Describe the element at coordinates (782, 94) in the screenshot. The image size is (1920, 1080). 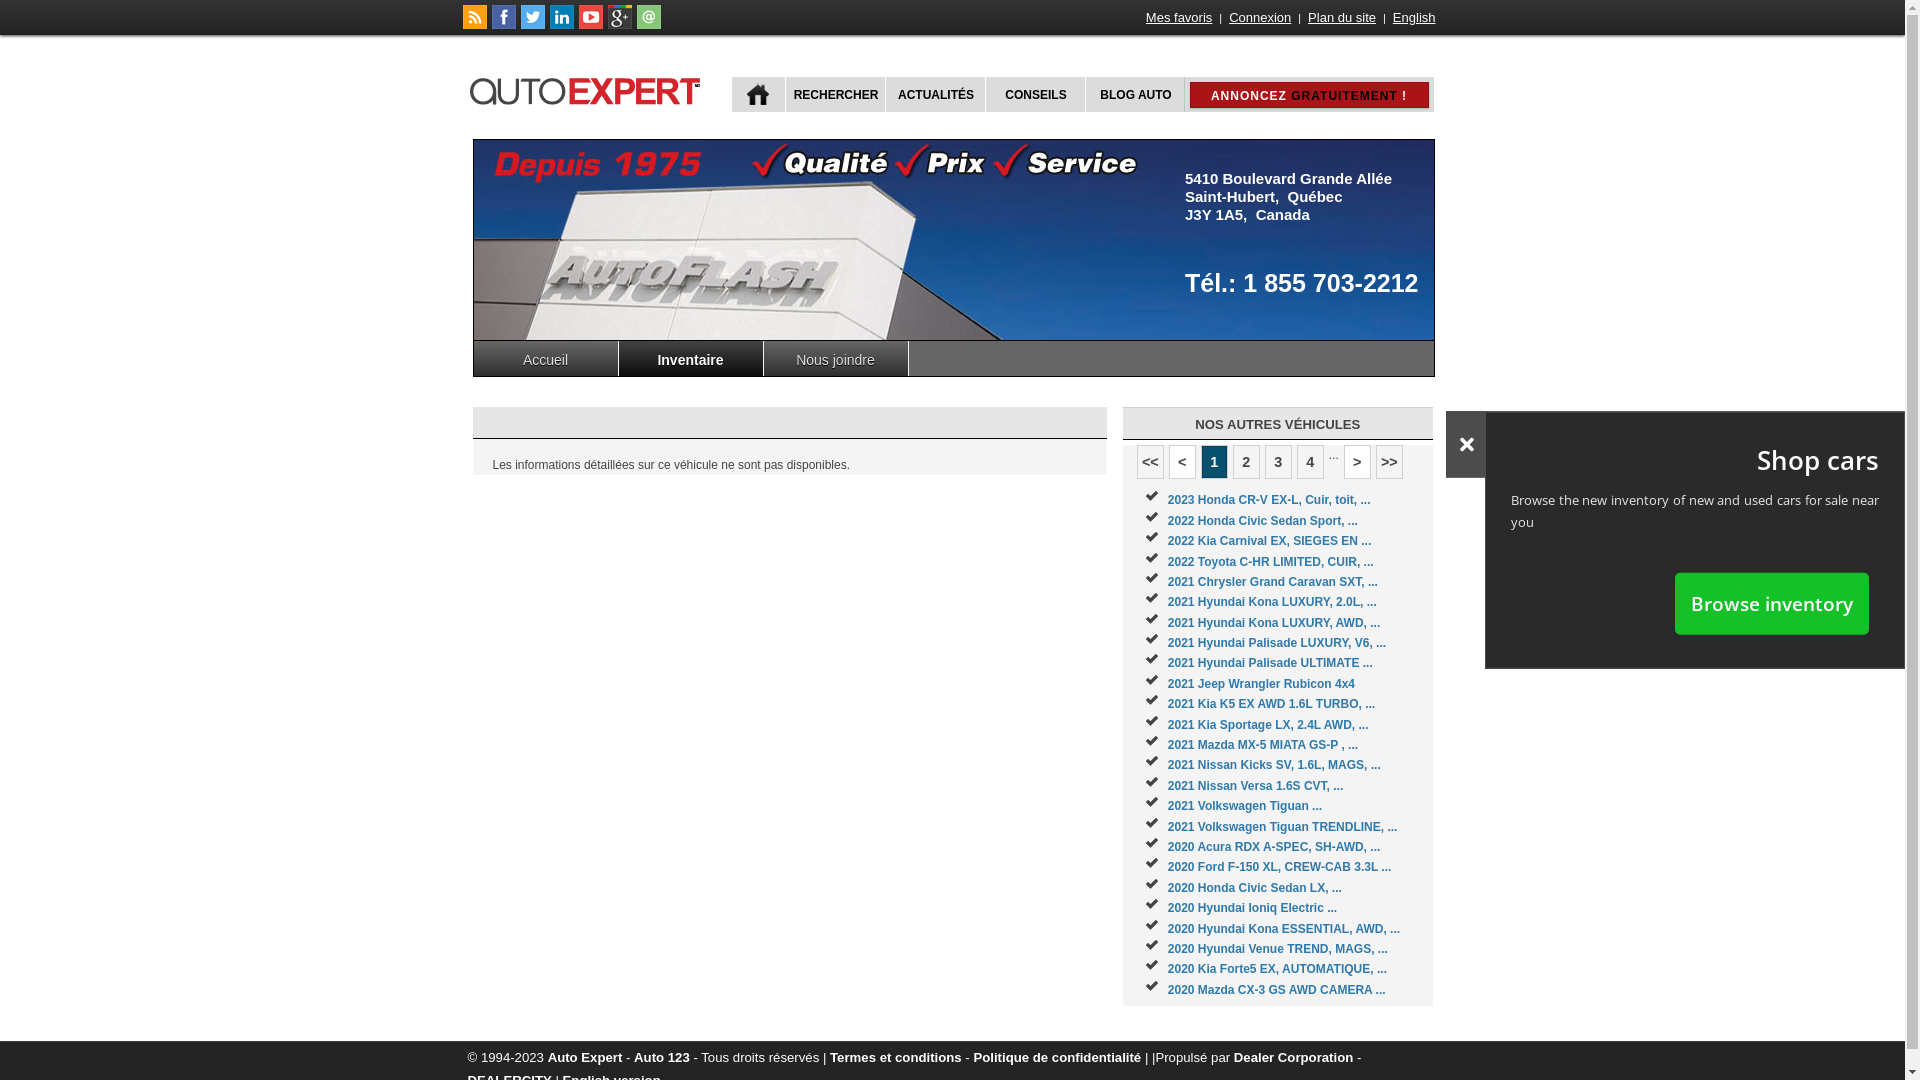
I see `'RECHERCHER'` at that location.